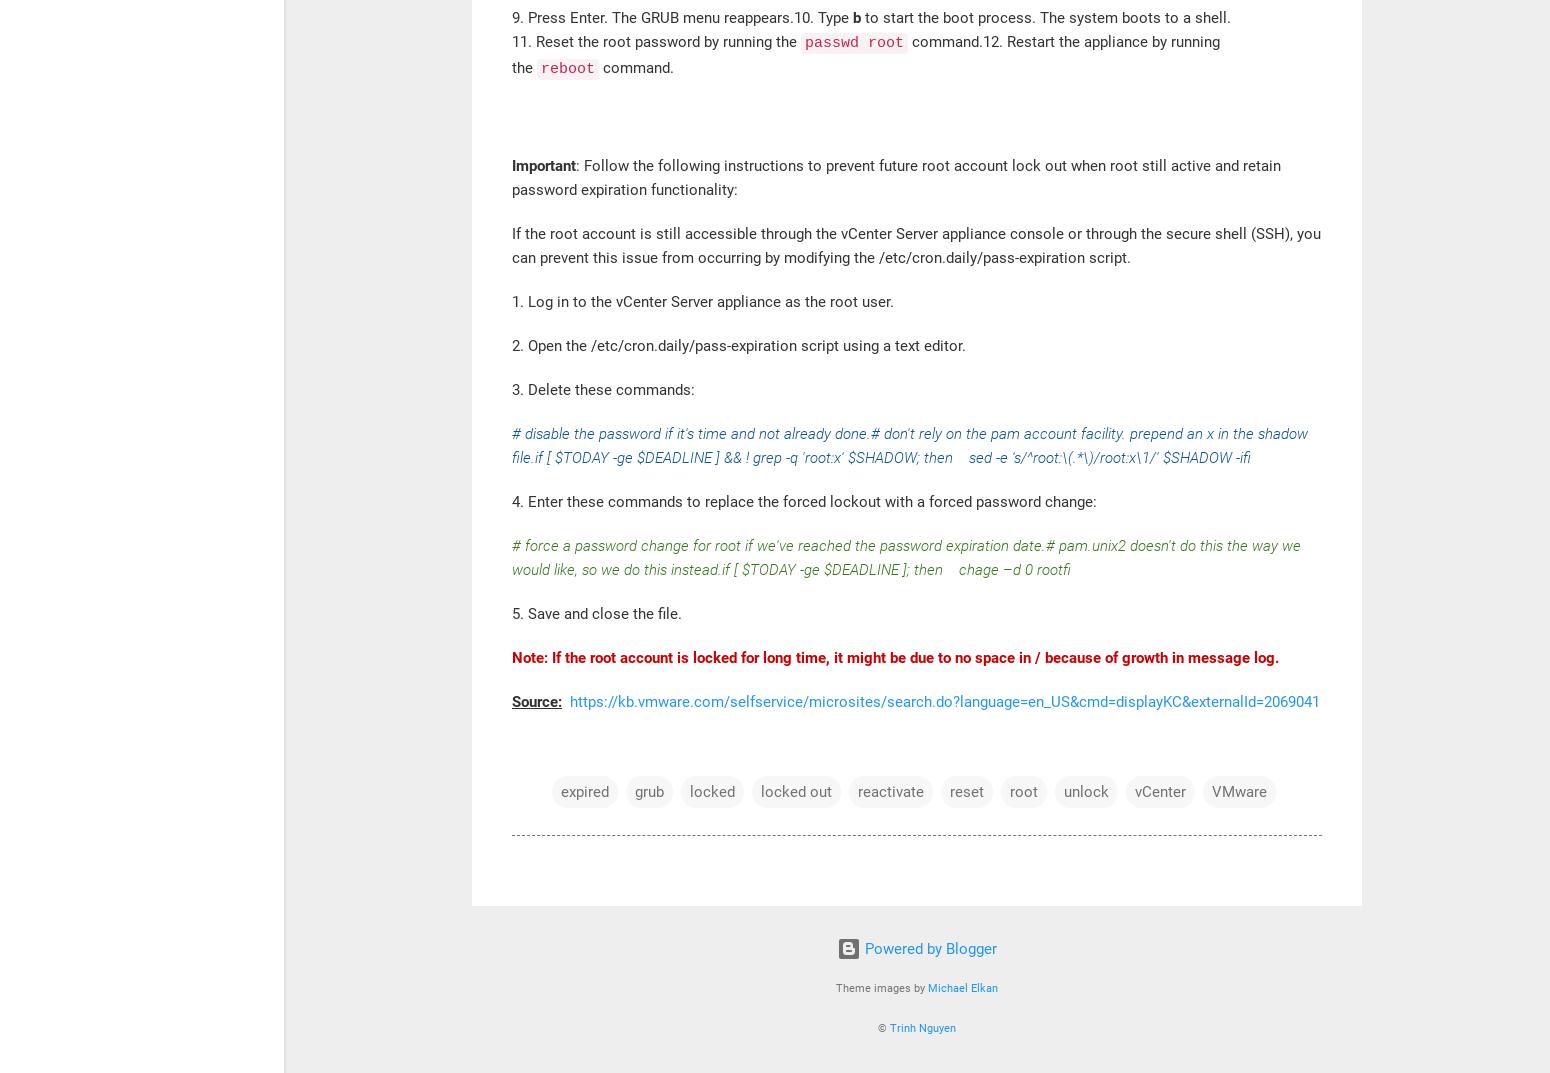 This screenshot has width=1550, height=1073. I want to click on 'b', so click(856, 15).